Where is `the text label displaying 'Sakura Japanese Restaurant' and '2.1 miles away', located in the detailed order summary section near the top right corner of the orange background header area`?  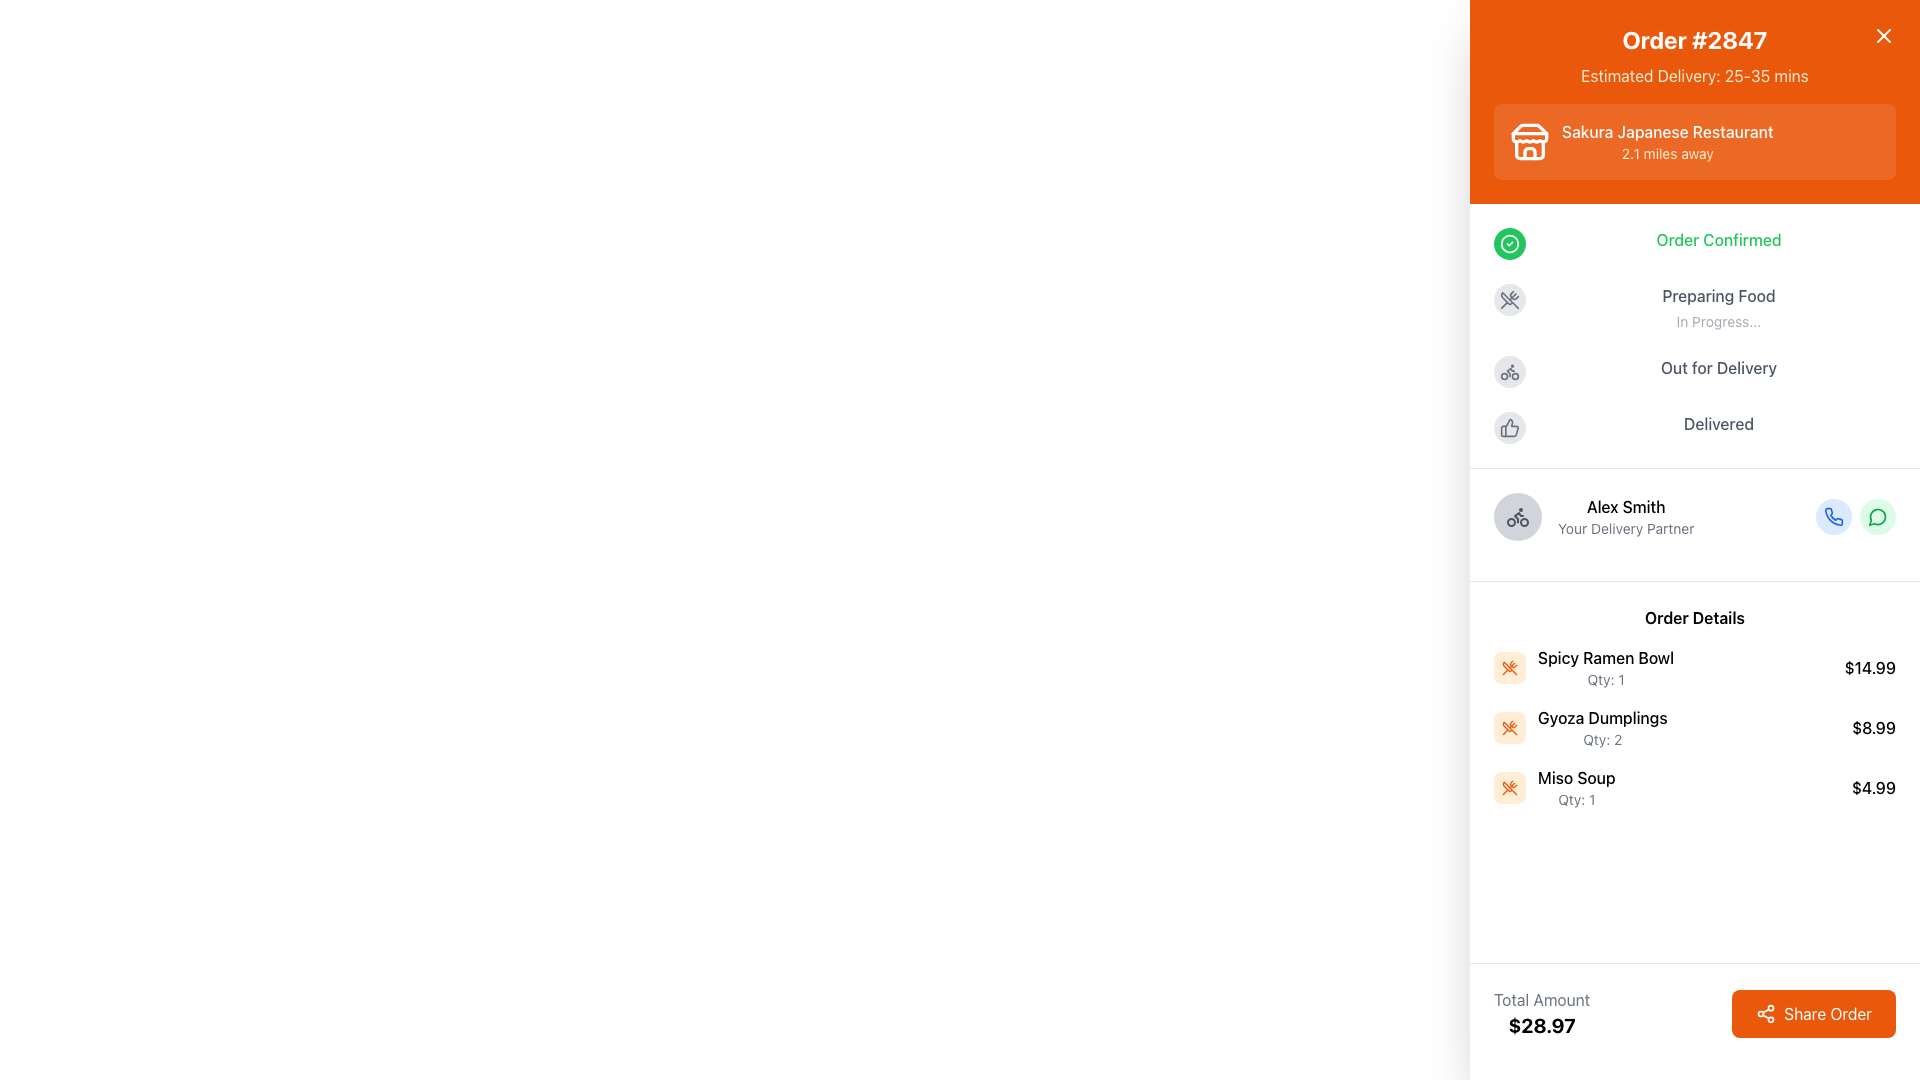 the text label displaying 'Sakura Japanese Restaurant' and '2.1 miles away', located in the detailed order summary section near the top right corner of the orange background header area is located at coordinates (1667, 141).